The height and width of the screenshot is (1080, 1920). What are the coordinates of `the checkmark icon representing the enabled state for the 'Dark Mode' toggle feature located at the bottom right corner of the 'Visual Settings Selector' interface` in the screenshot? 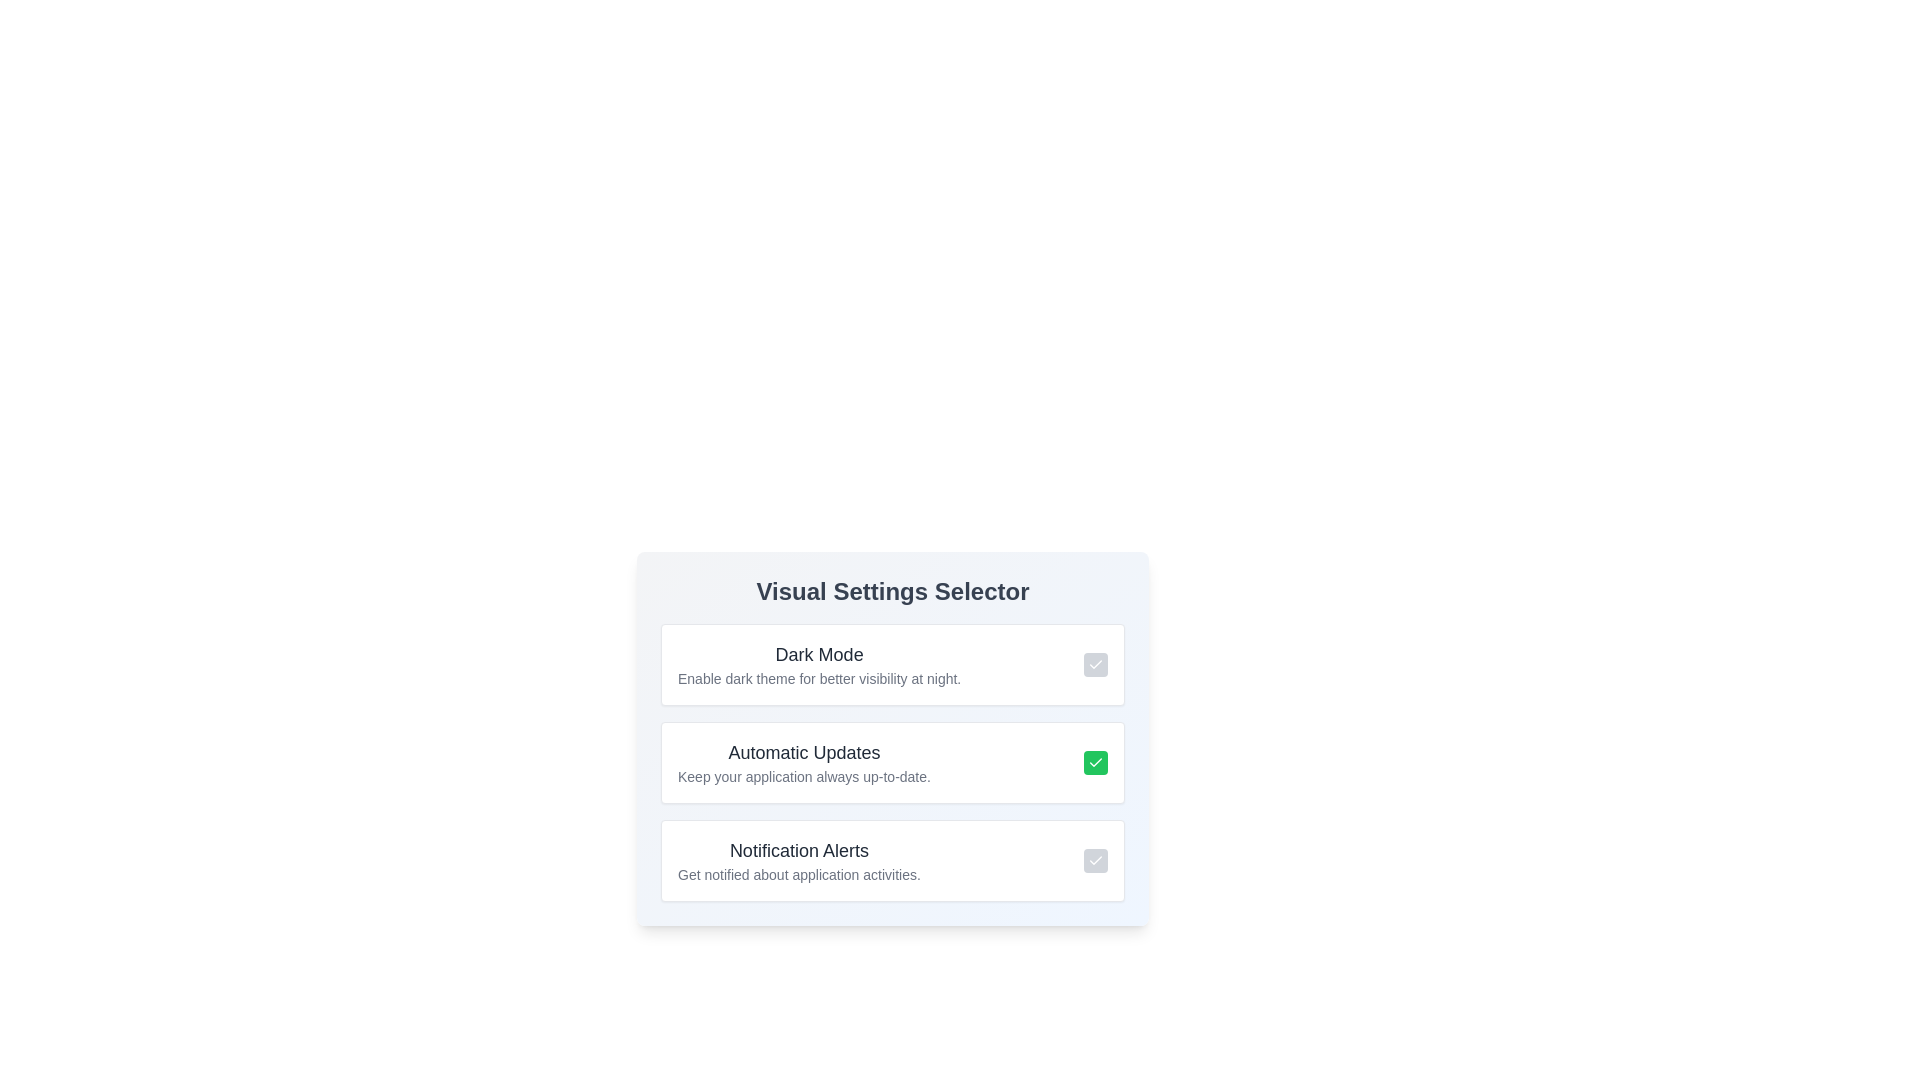 It's located at (1094, 664).